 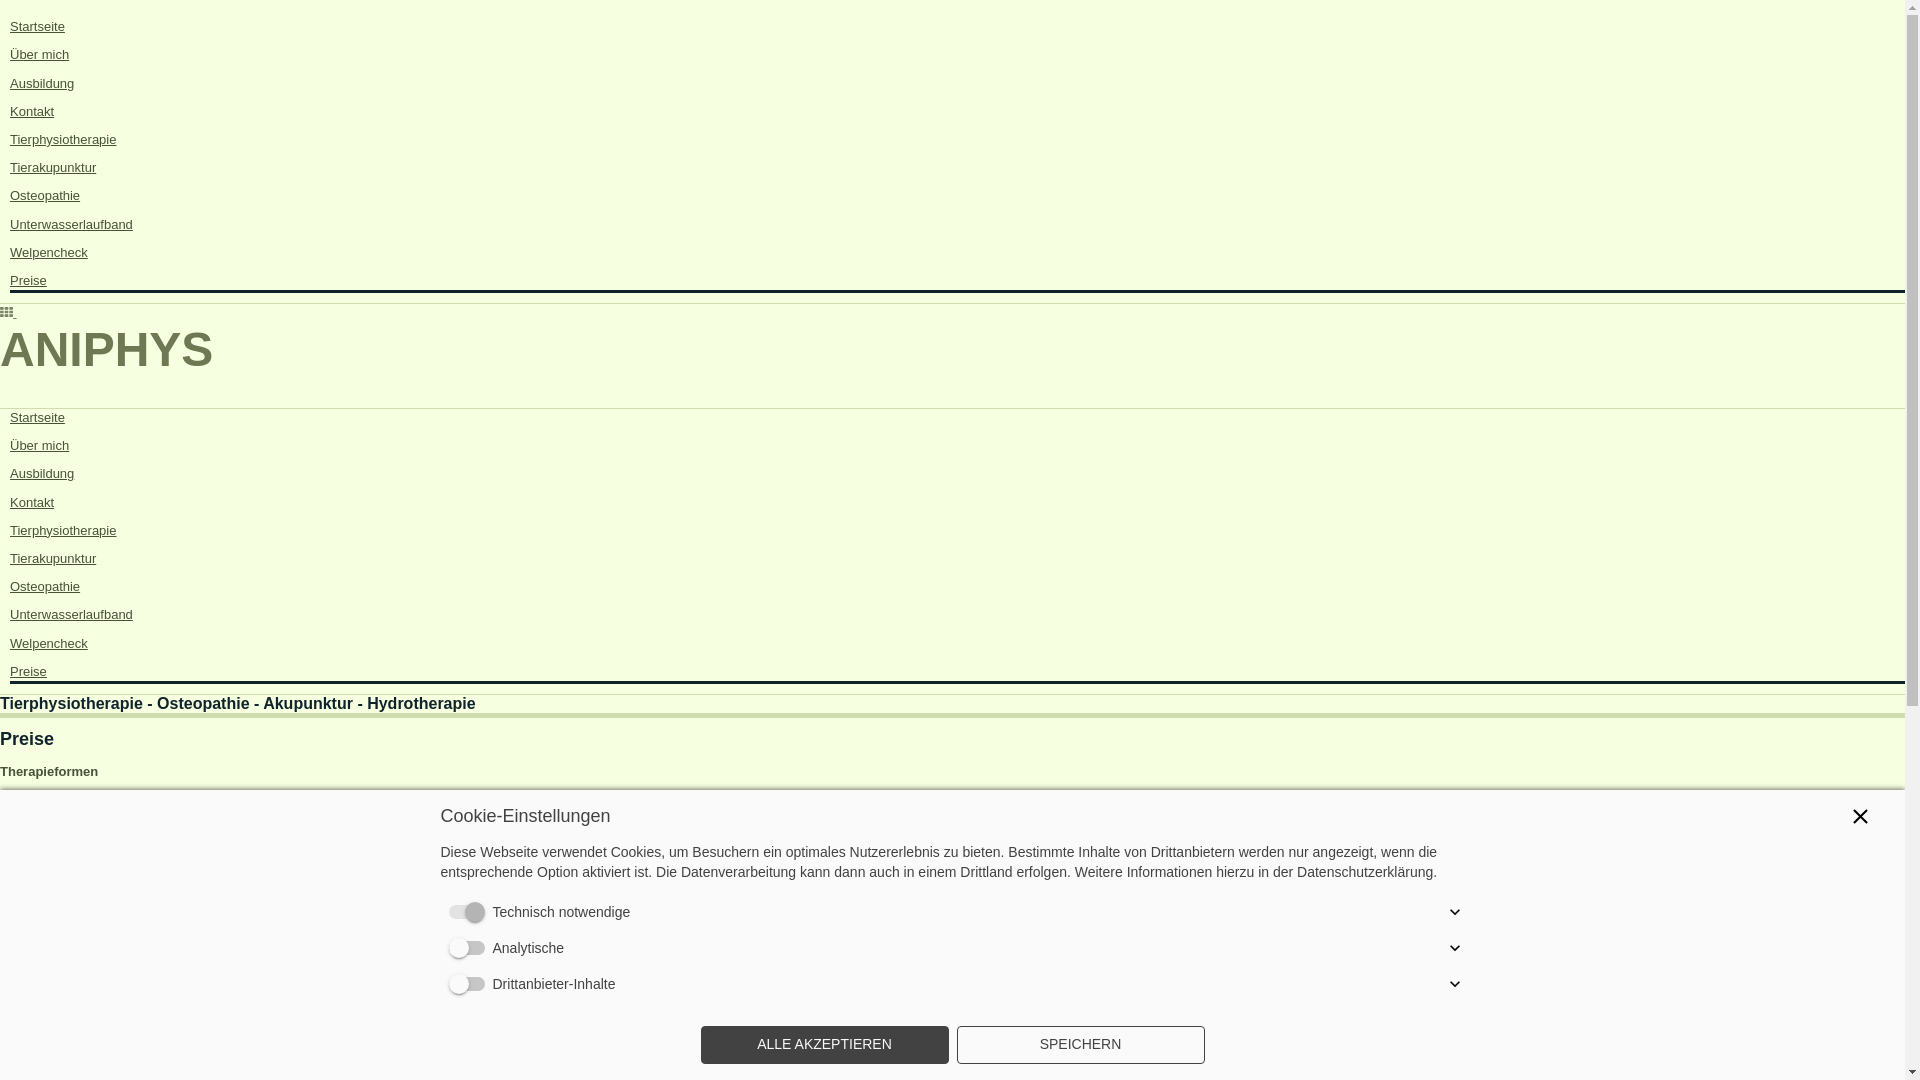 I want to click on 'Ausbildung', so click(x=9, y=82).